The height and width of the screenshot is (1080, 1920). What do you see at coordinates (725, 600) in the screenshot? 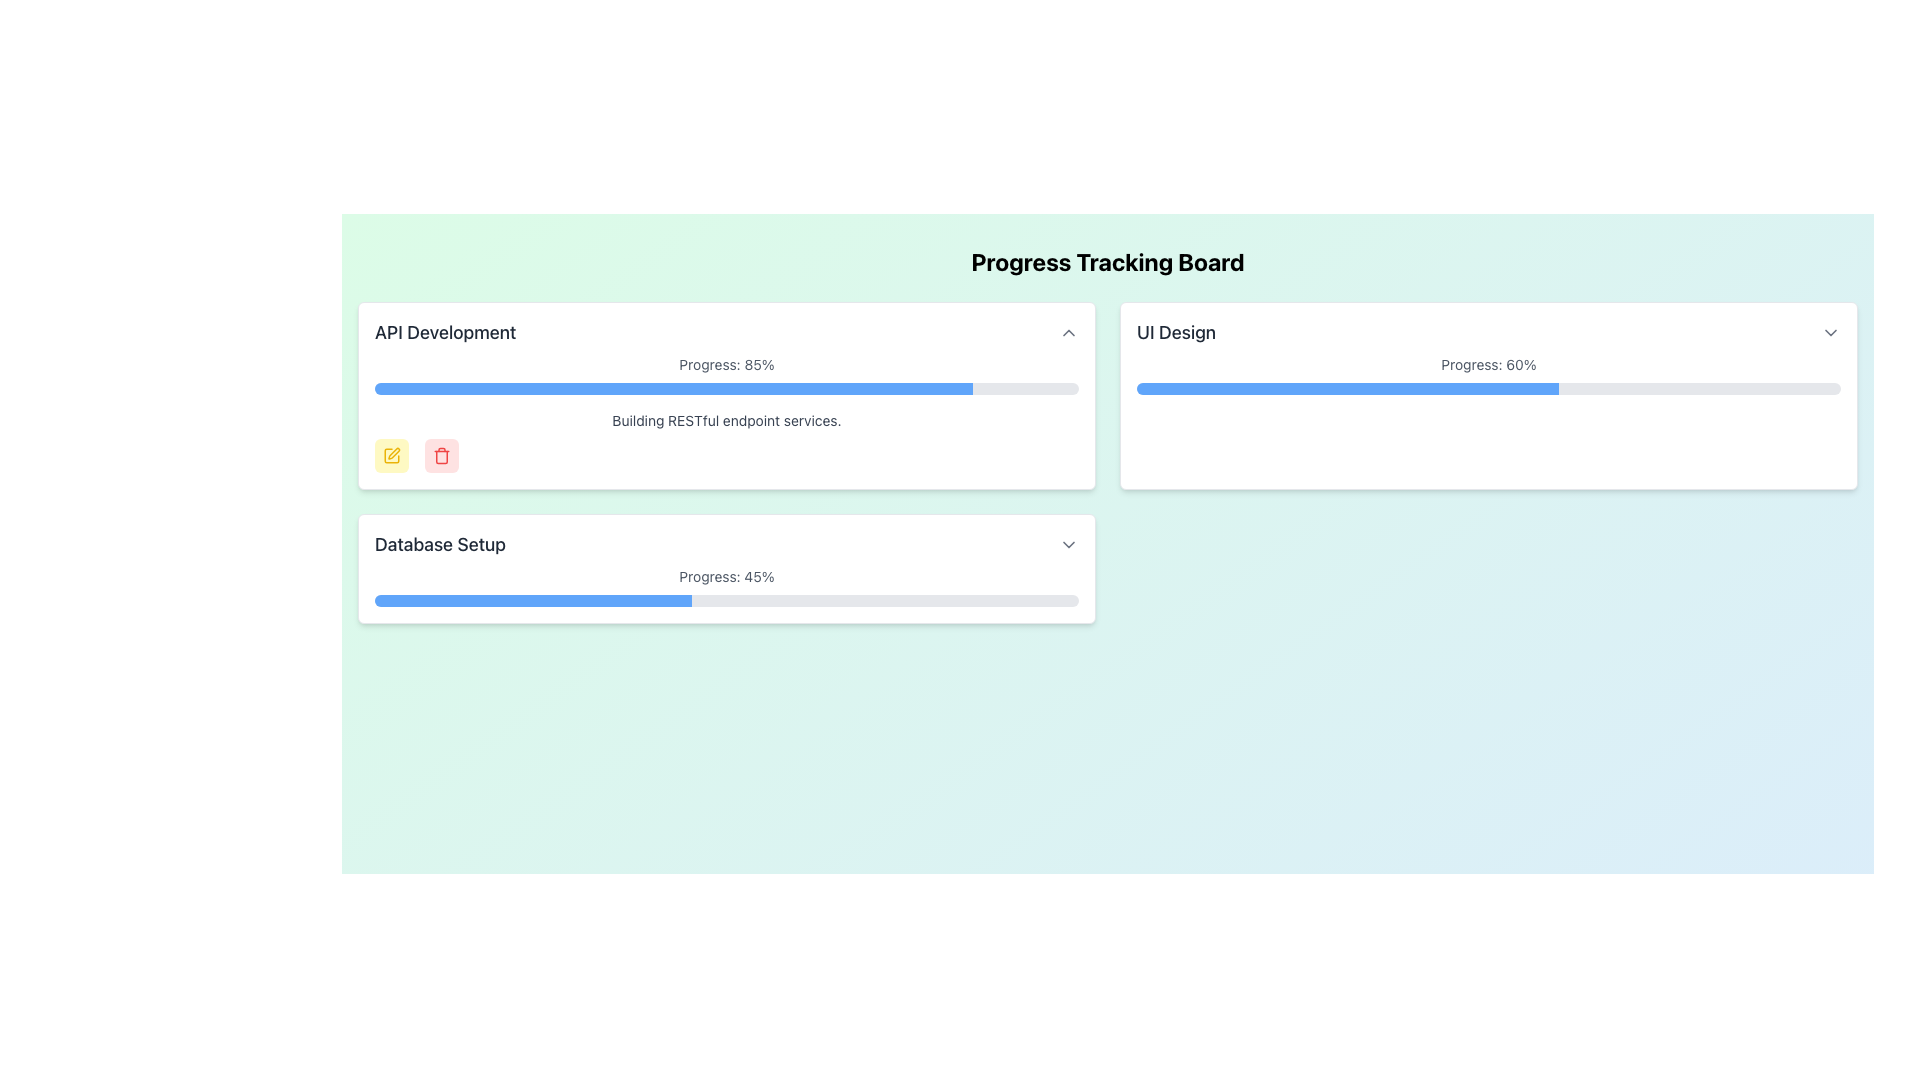
I see `the progress bar indicating 45% completion under the 'Database Setup' title` at bounding box center [725, 600].